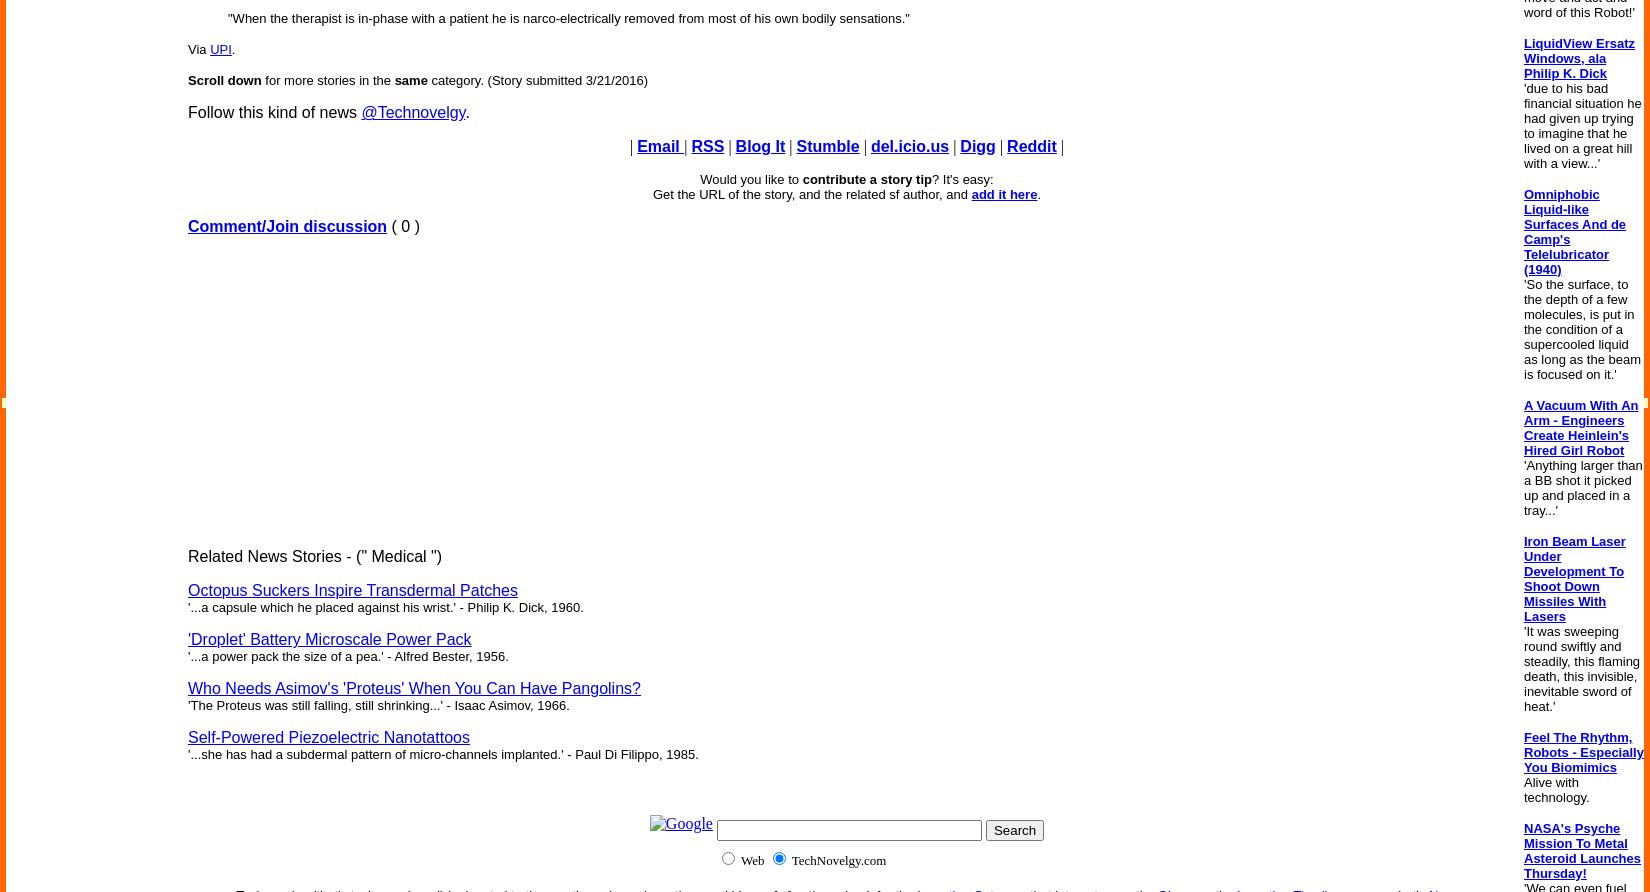 This screenshot has height=892, width=1650. I want to click on '"When the therapist is in-phase with a patient he is narco-electrically removed from most of his own bodily sensations."', so click(567, 18).